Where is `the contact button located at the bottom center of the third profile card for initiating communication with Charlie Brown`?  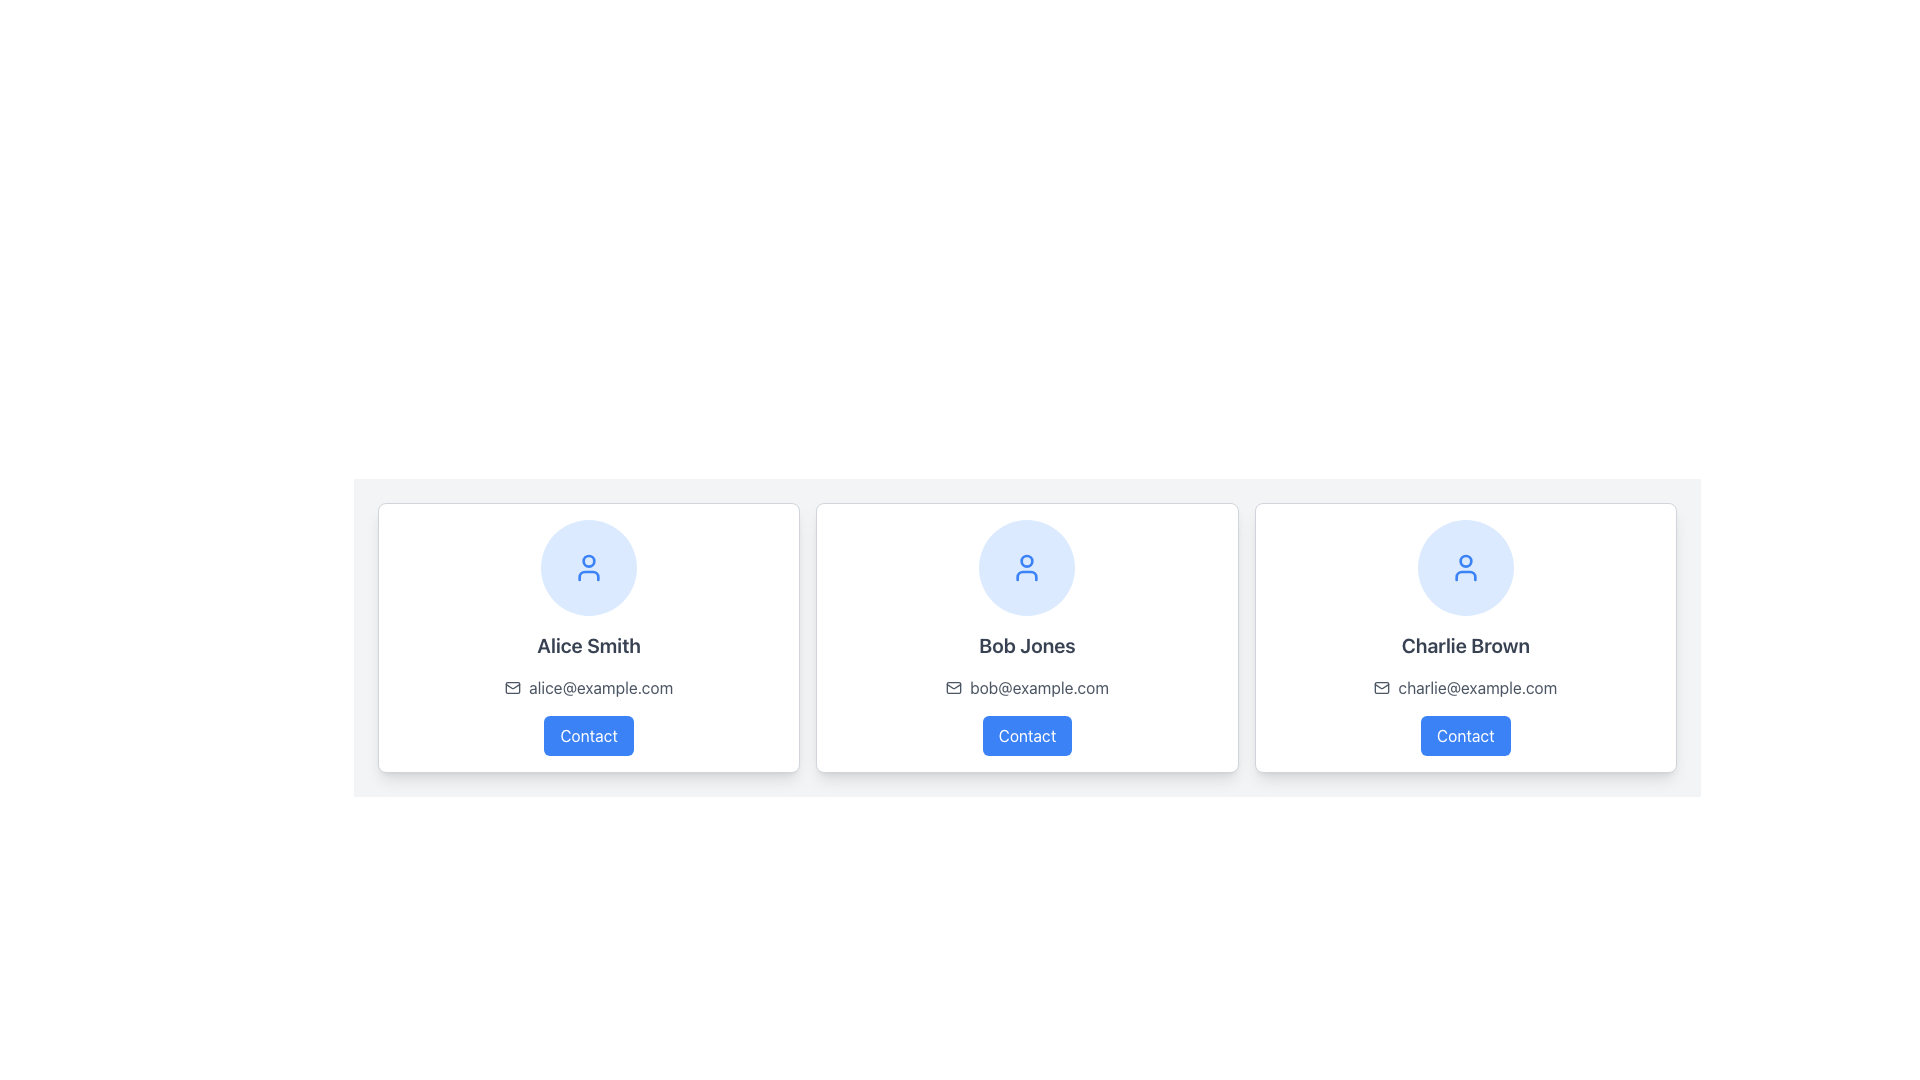
the contact button located at the bottom center of the third profile card for initiating communication with Charlie Brown is located at coordinates (1465, 736).